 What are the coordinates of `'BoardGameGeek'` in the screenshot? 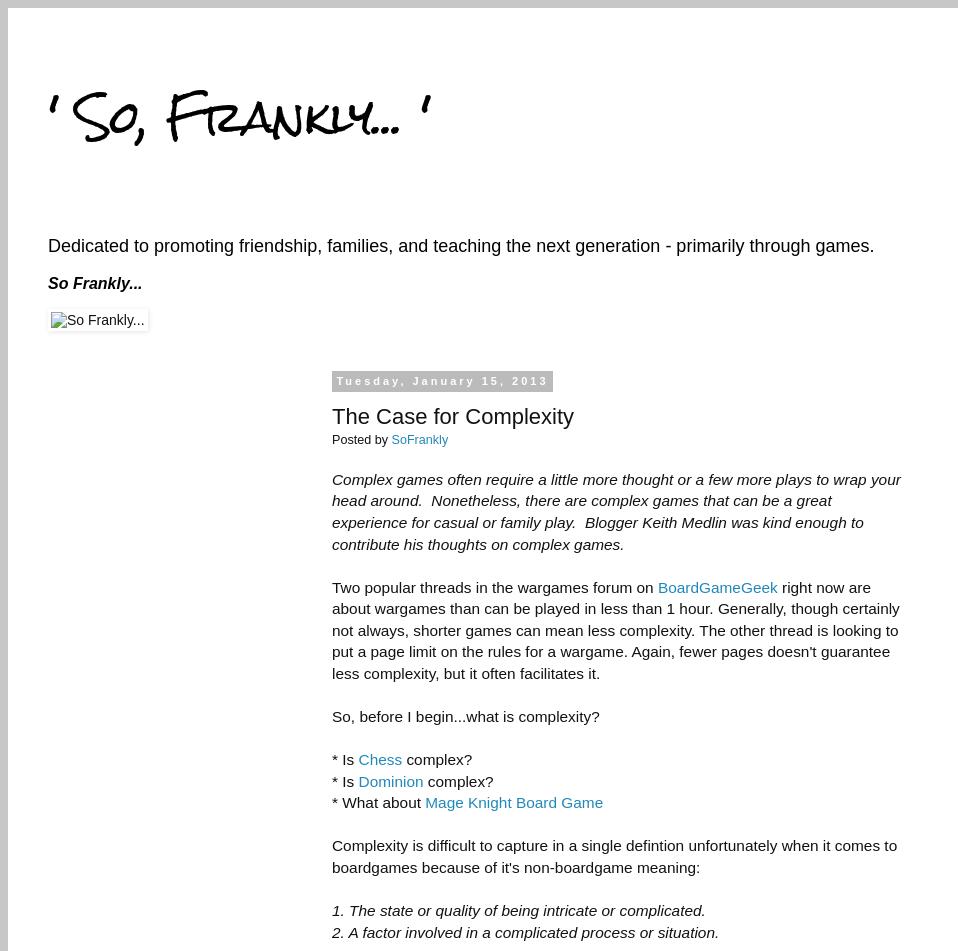 It's located at (715, 585).